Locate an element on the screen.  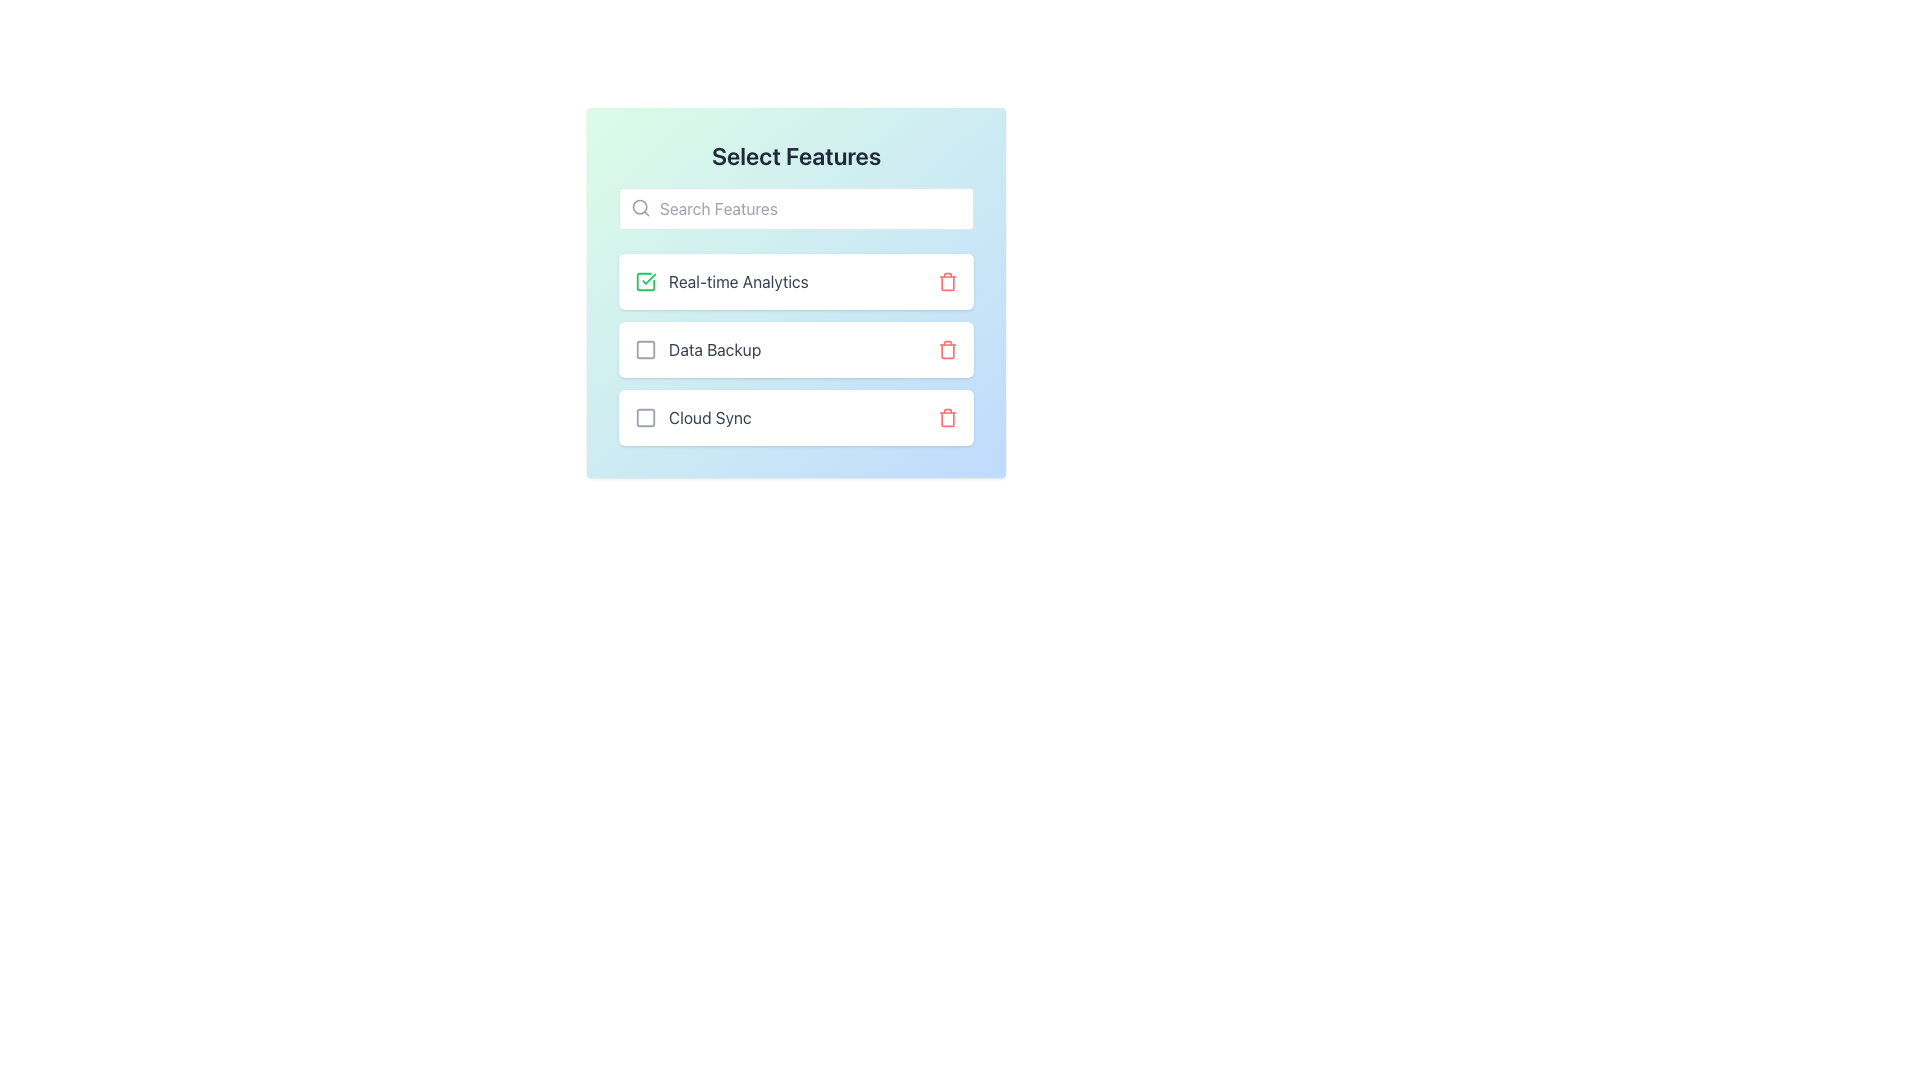
the search icon located on the left side of the search bar, which visually signifies the search functionality of the input field is located at coordinates (641, 208).